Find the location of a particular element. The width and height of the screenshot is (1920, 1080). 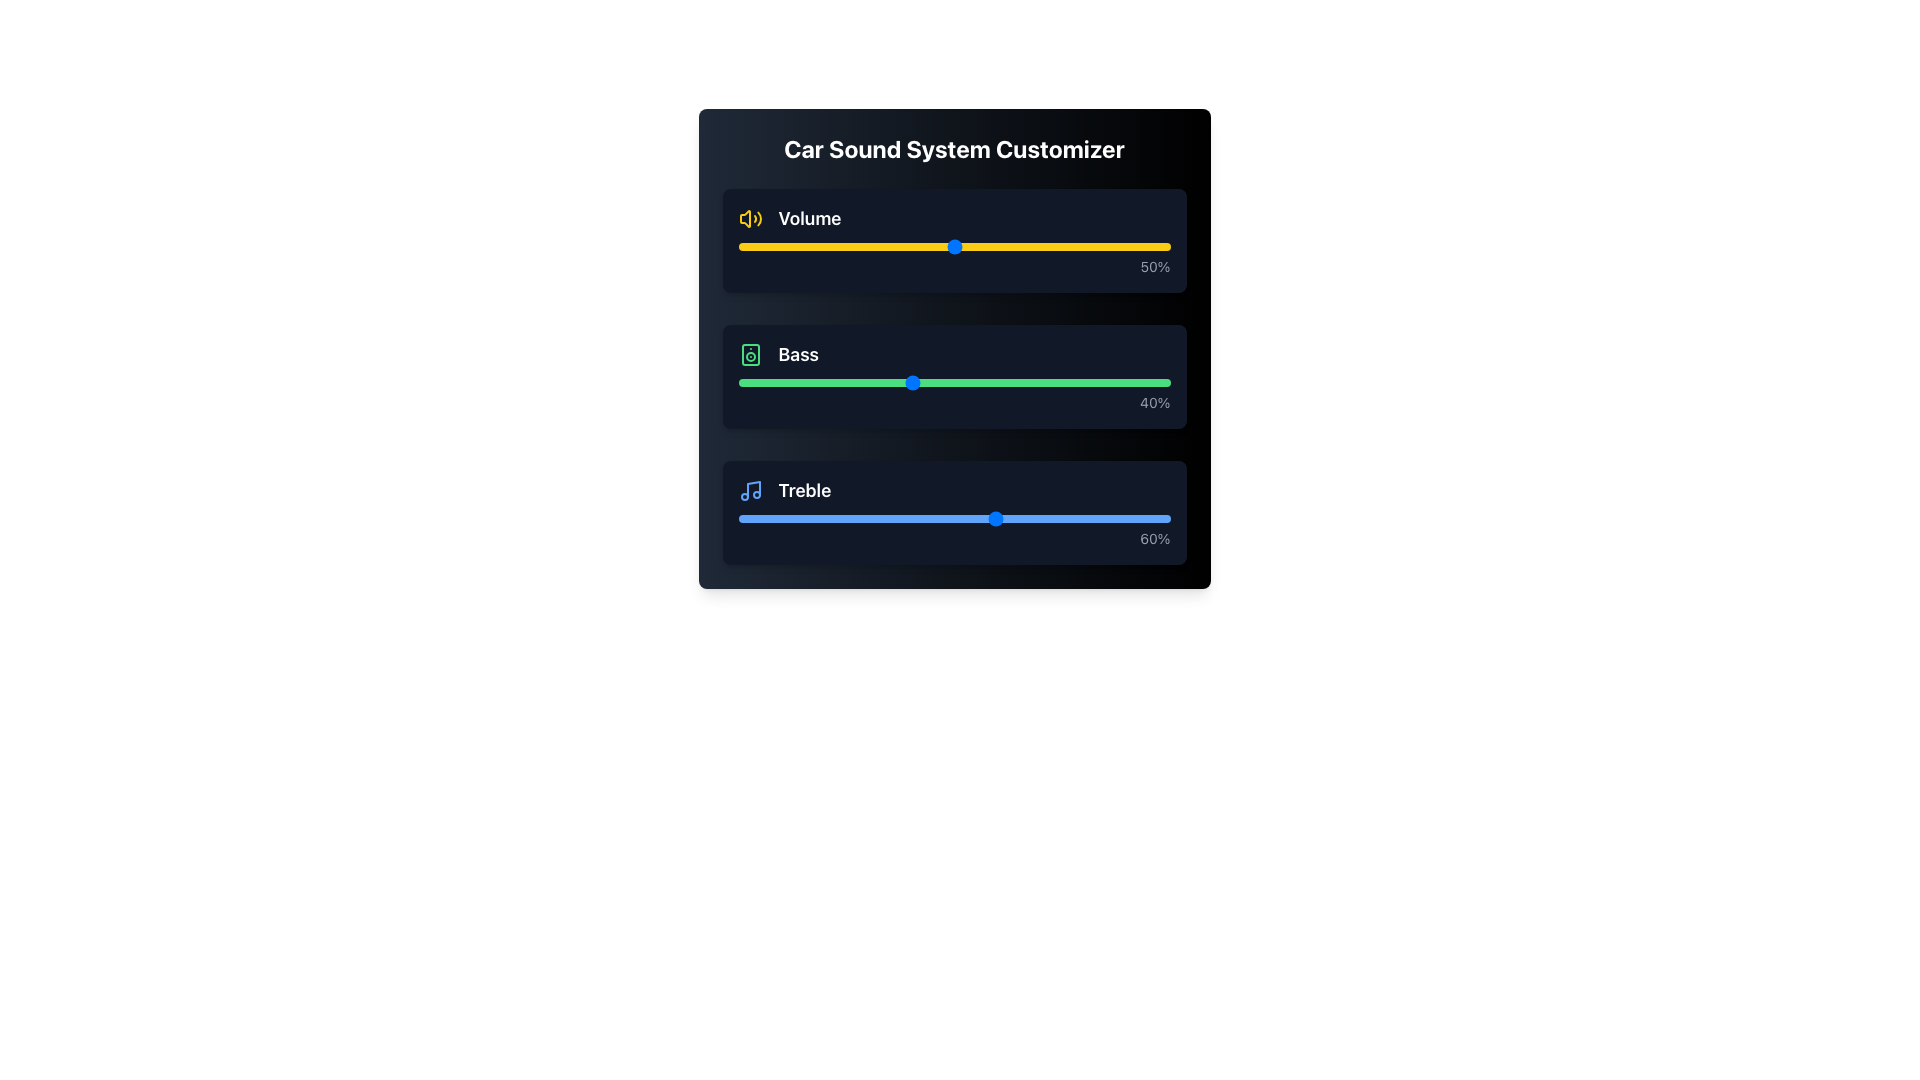

the volume is located at coordinates (944, 245).